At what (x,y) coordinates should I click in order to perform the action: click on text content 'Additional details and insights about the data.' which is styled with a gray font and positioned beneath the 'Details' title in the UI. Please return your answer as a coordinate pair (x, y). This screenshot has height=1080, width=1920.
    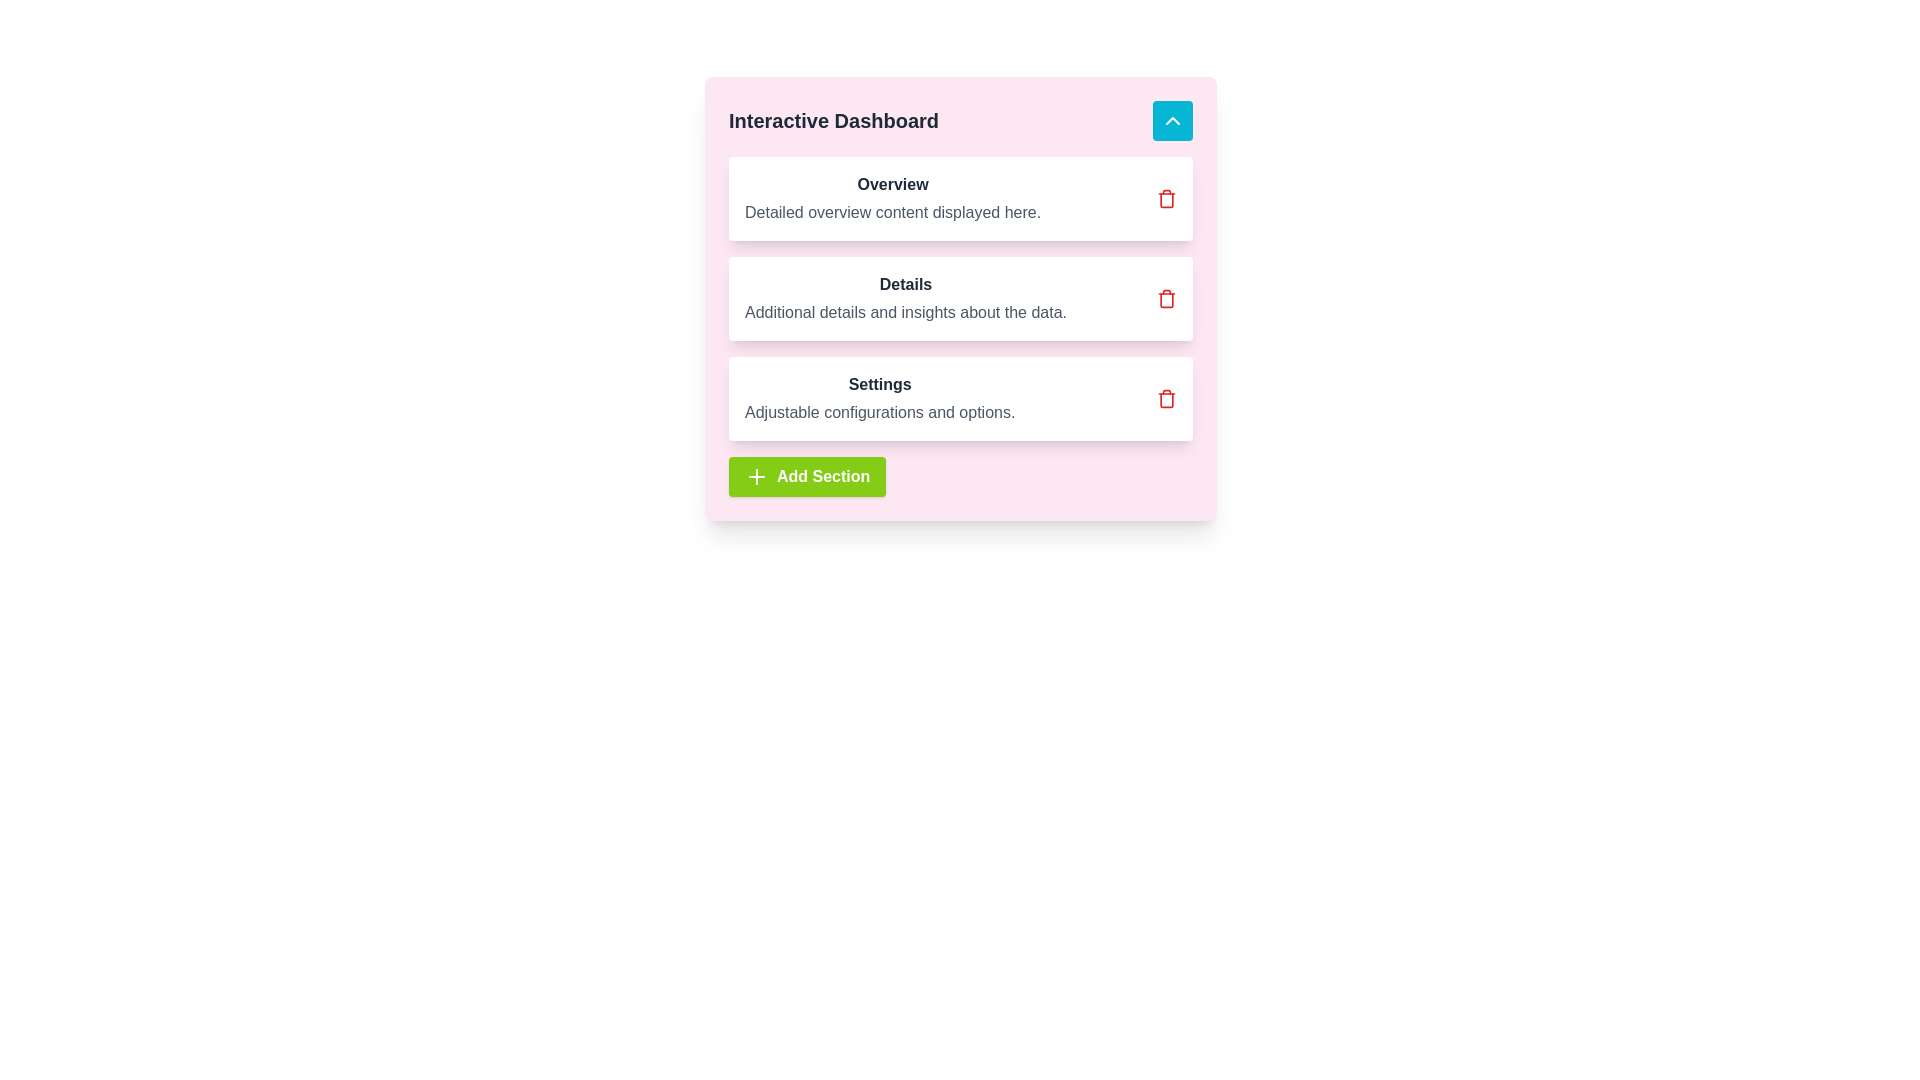
    Looking at the image, I should click on (905, 312).